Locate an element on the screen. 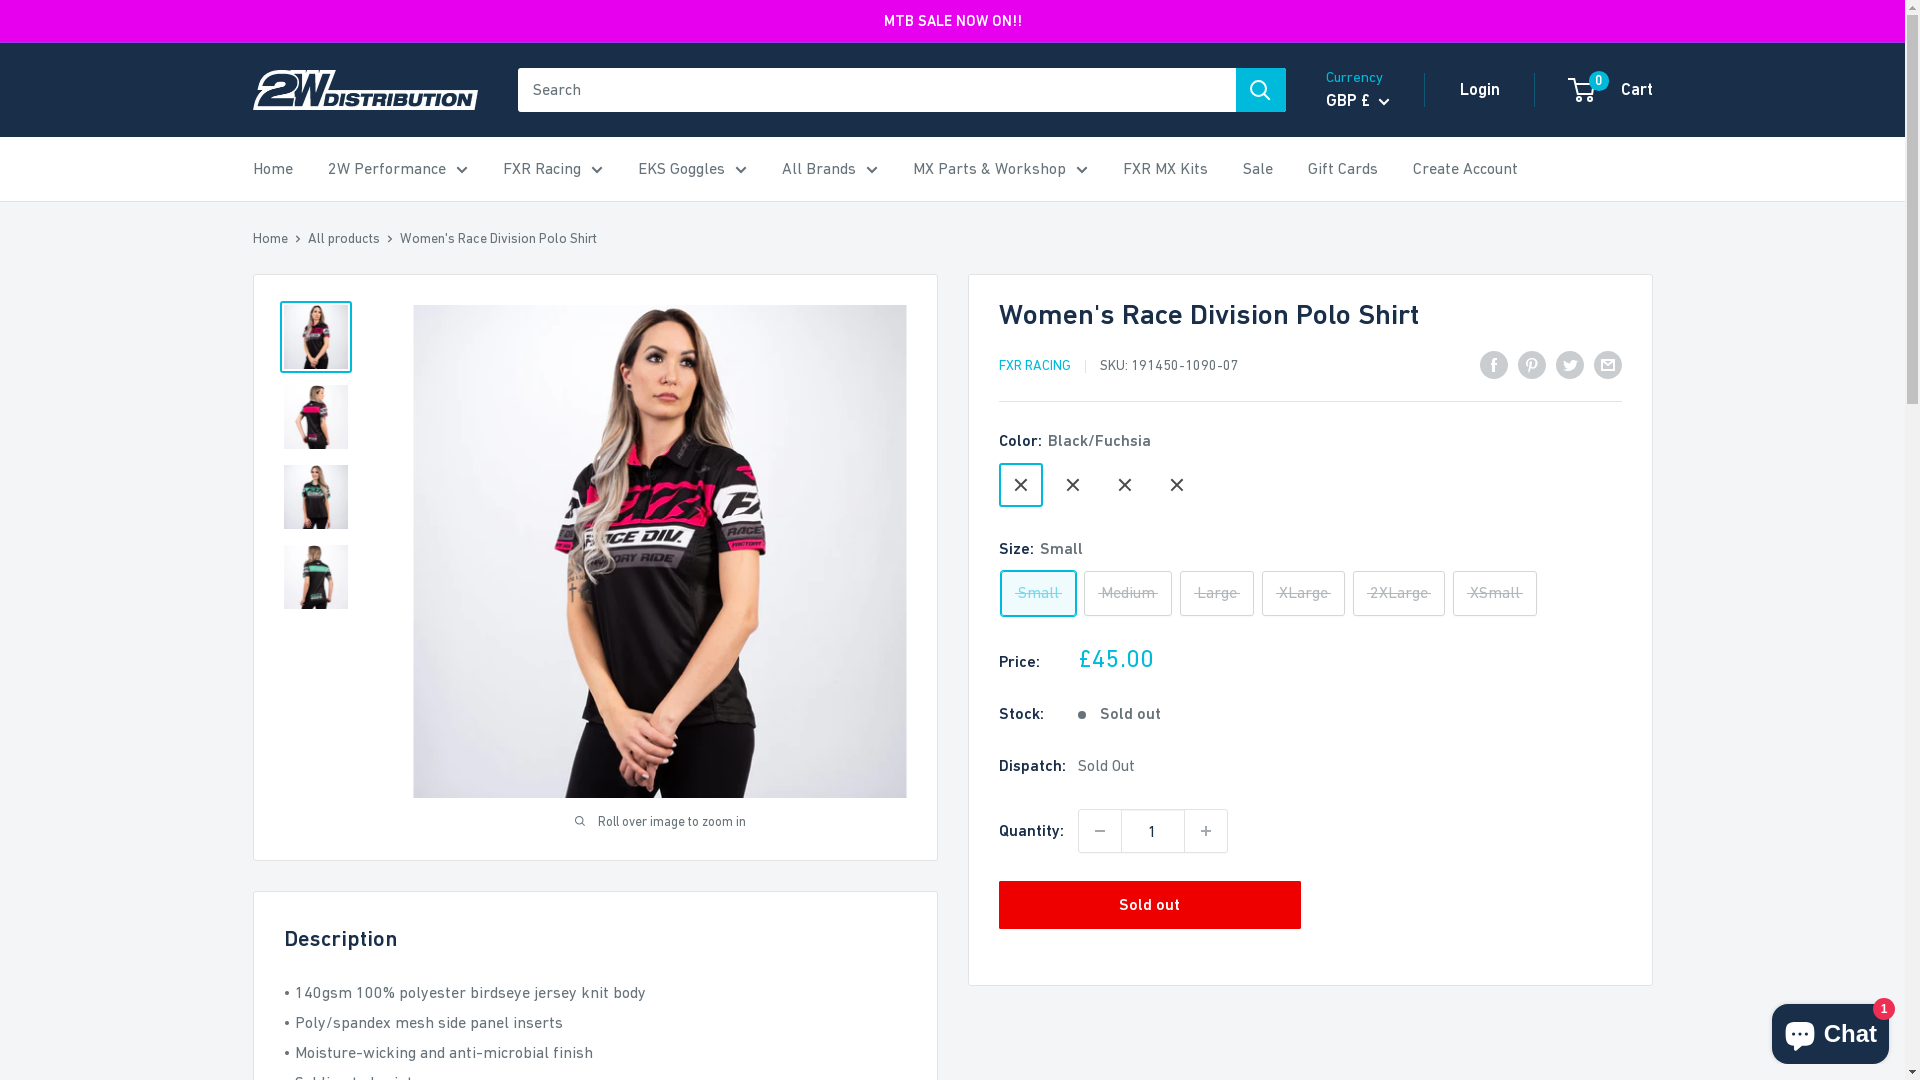 Image resolution: width=1920 pixels, height=1080 pixels. 'Decrease quantity by 1' is located at coordinates (1098, 830).